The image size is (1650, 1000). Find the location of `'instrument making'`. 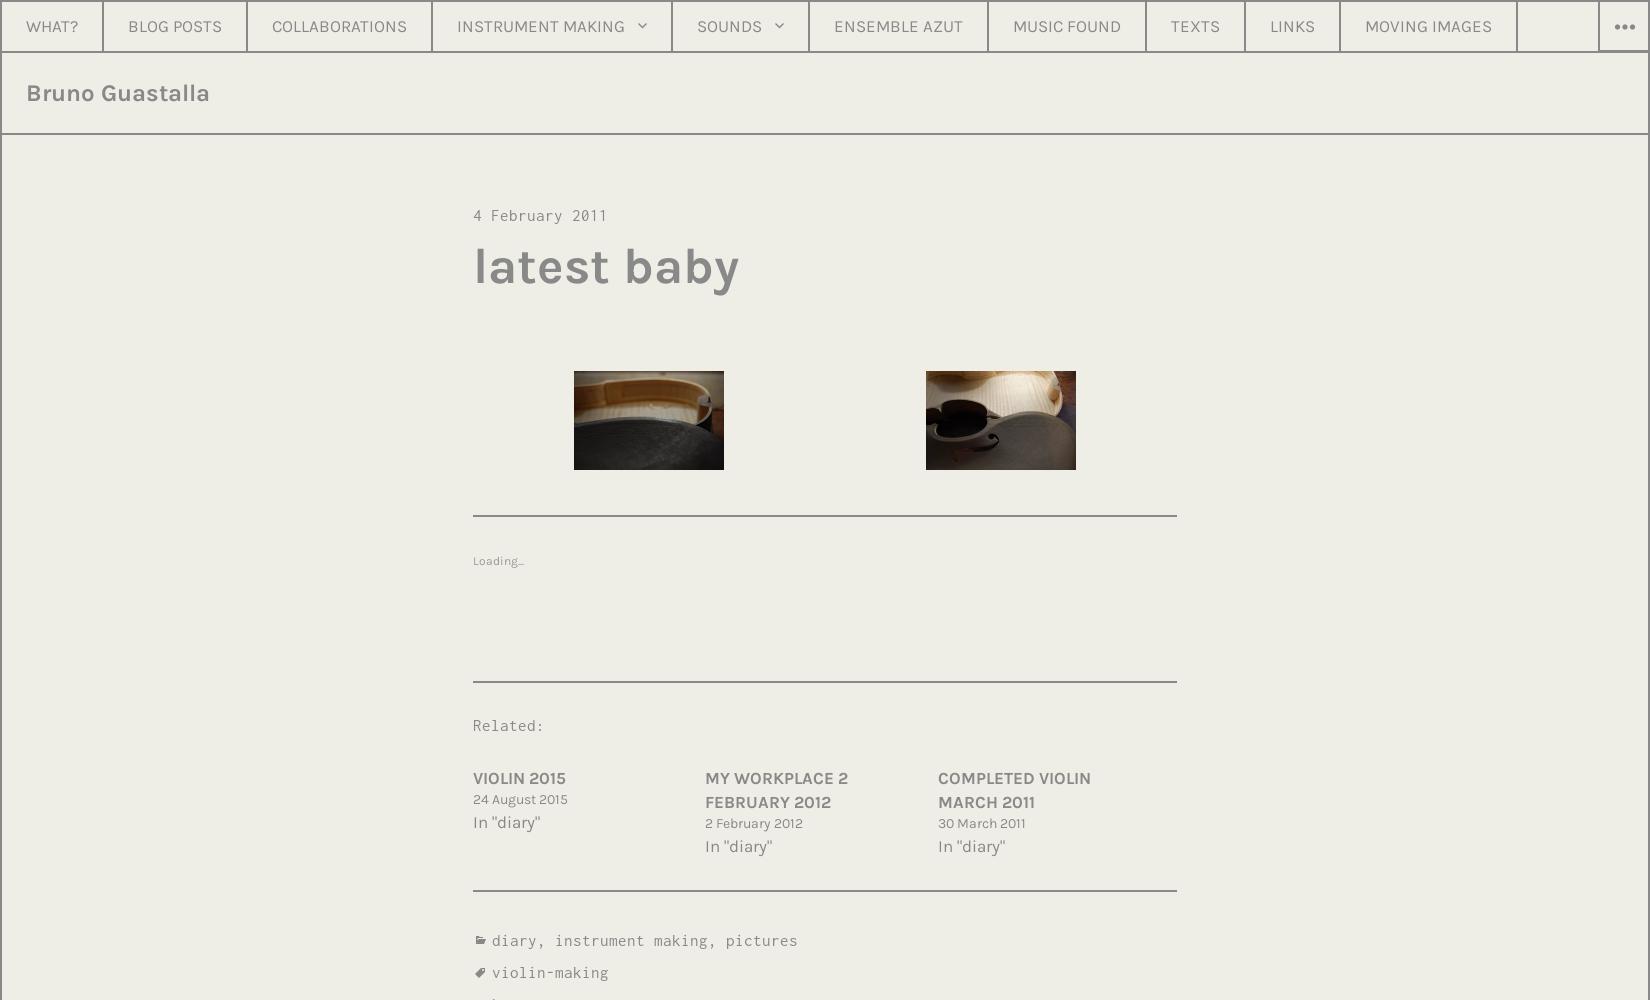

'instrument making' is located at coordinates (630, 938).